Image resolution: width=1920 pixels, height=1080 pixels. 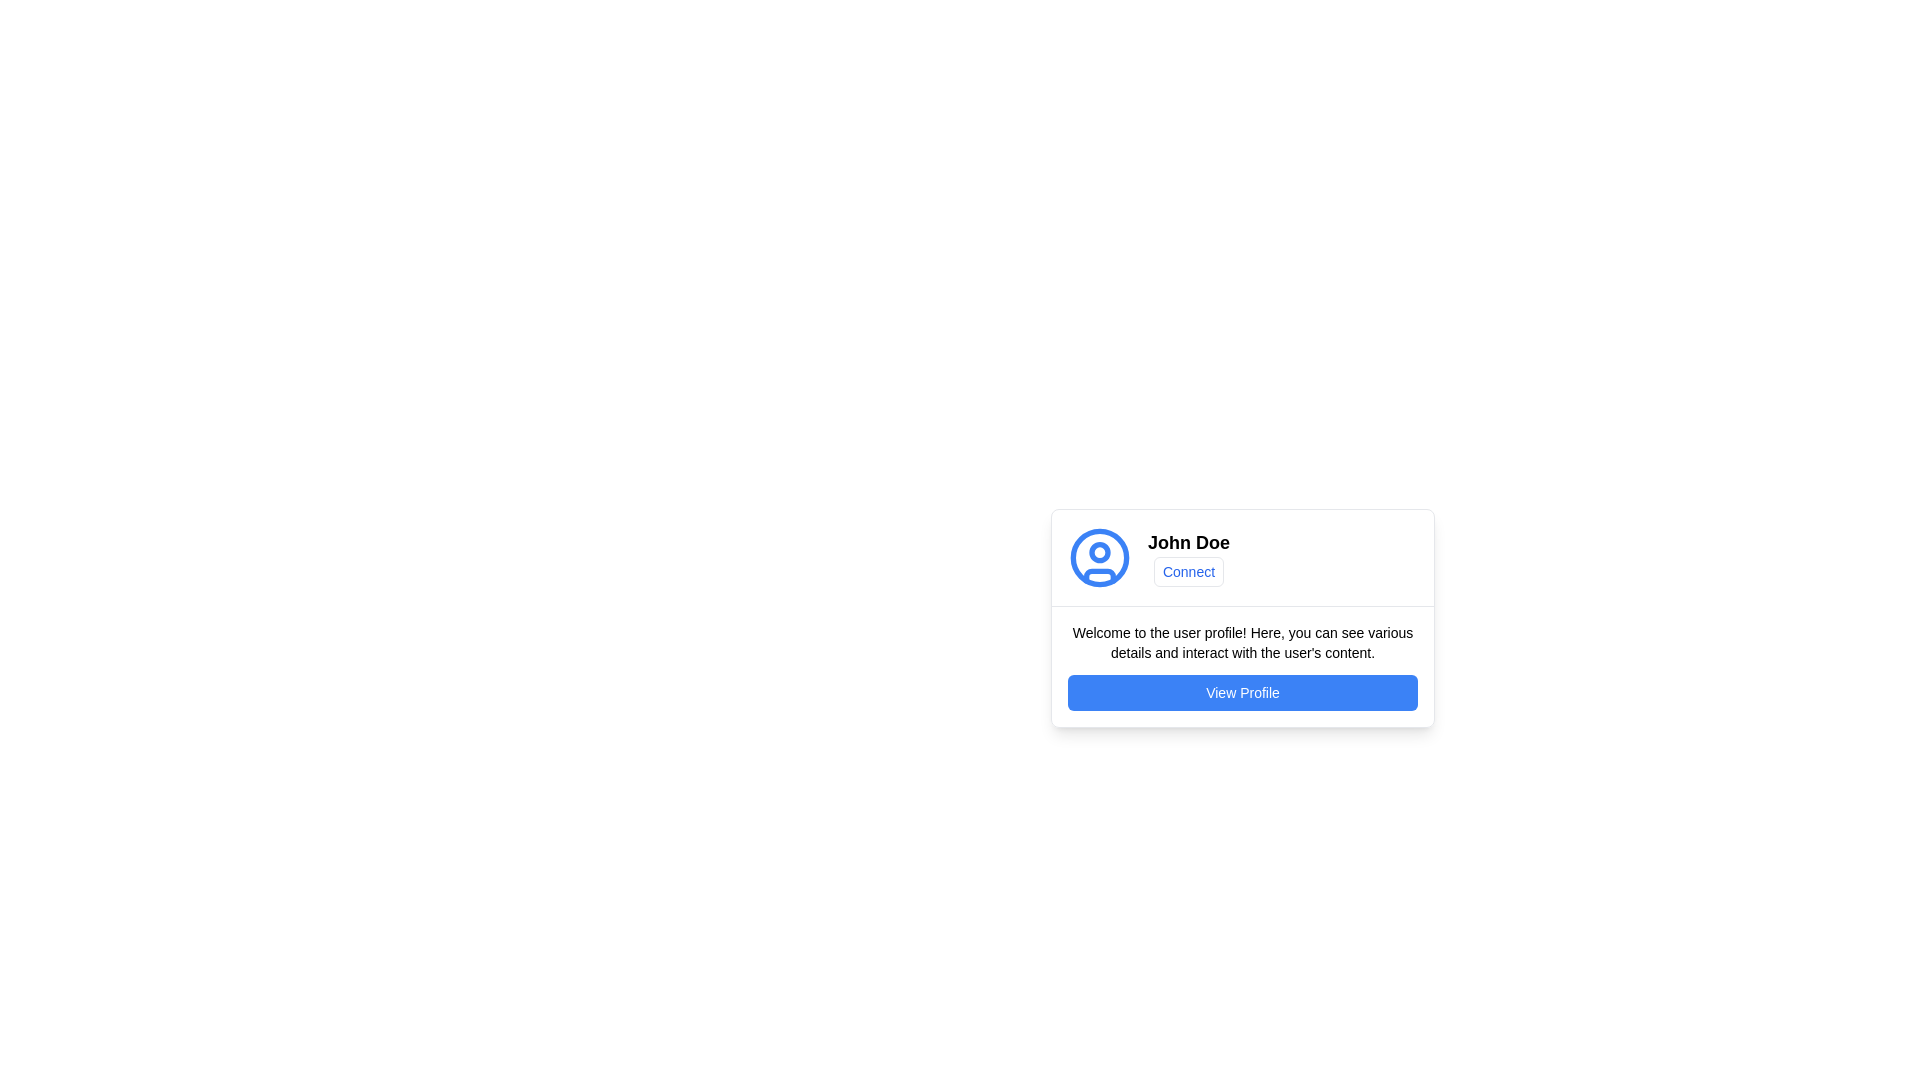 What do you see at coordinates (1189, 543) in the screenshot?
I see `the Static Text displaying 'John Doe' in bold, large font located in the top-right area of the user profile section` at bounding box center [1189, 543].